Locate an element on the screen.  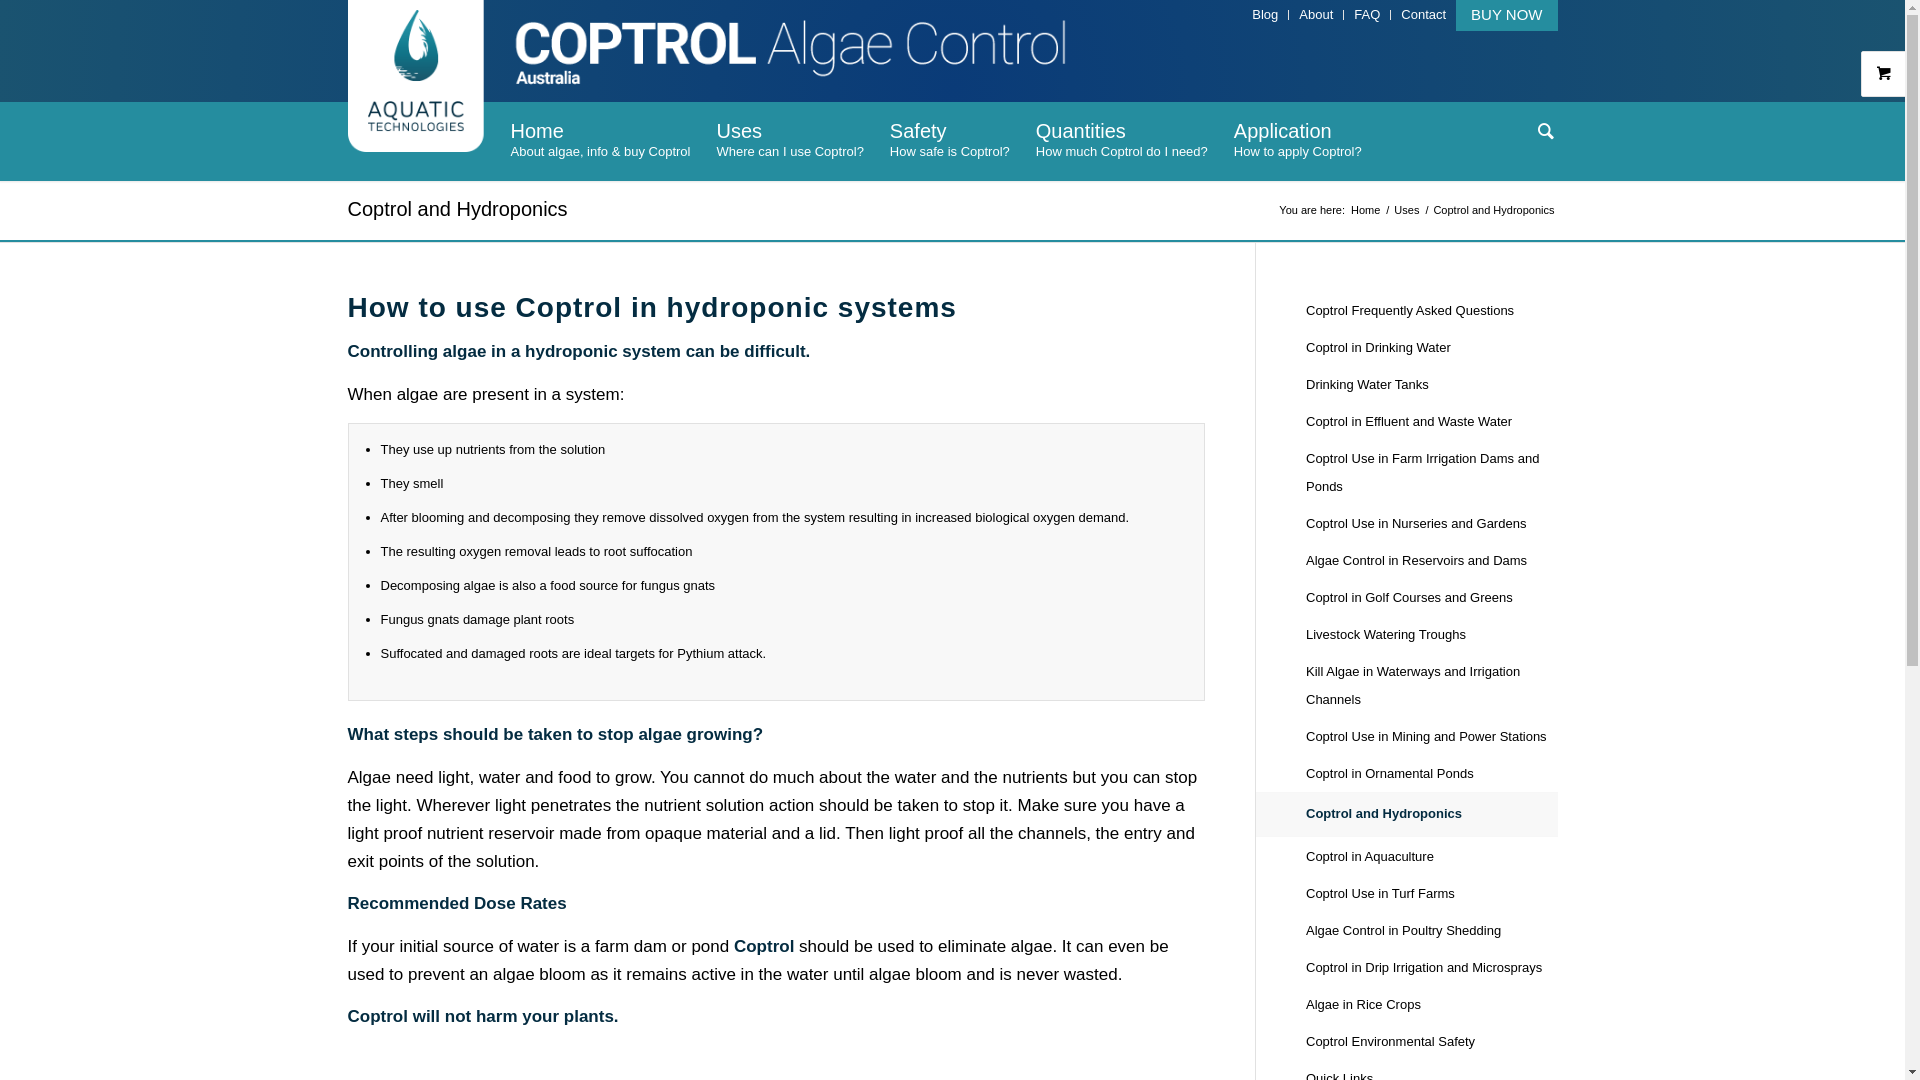
'Blog' is located at coordinates (1264, 14).